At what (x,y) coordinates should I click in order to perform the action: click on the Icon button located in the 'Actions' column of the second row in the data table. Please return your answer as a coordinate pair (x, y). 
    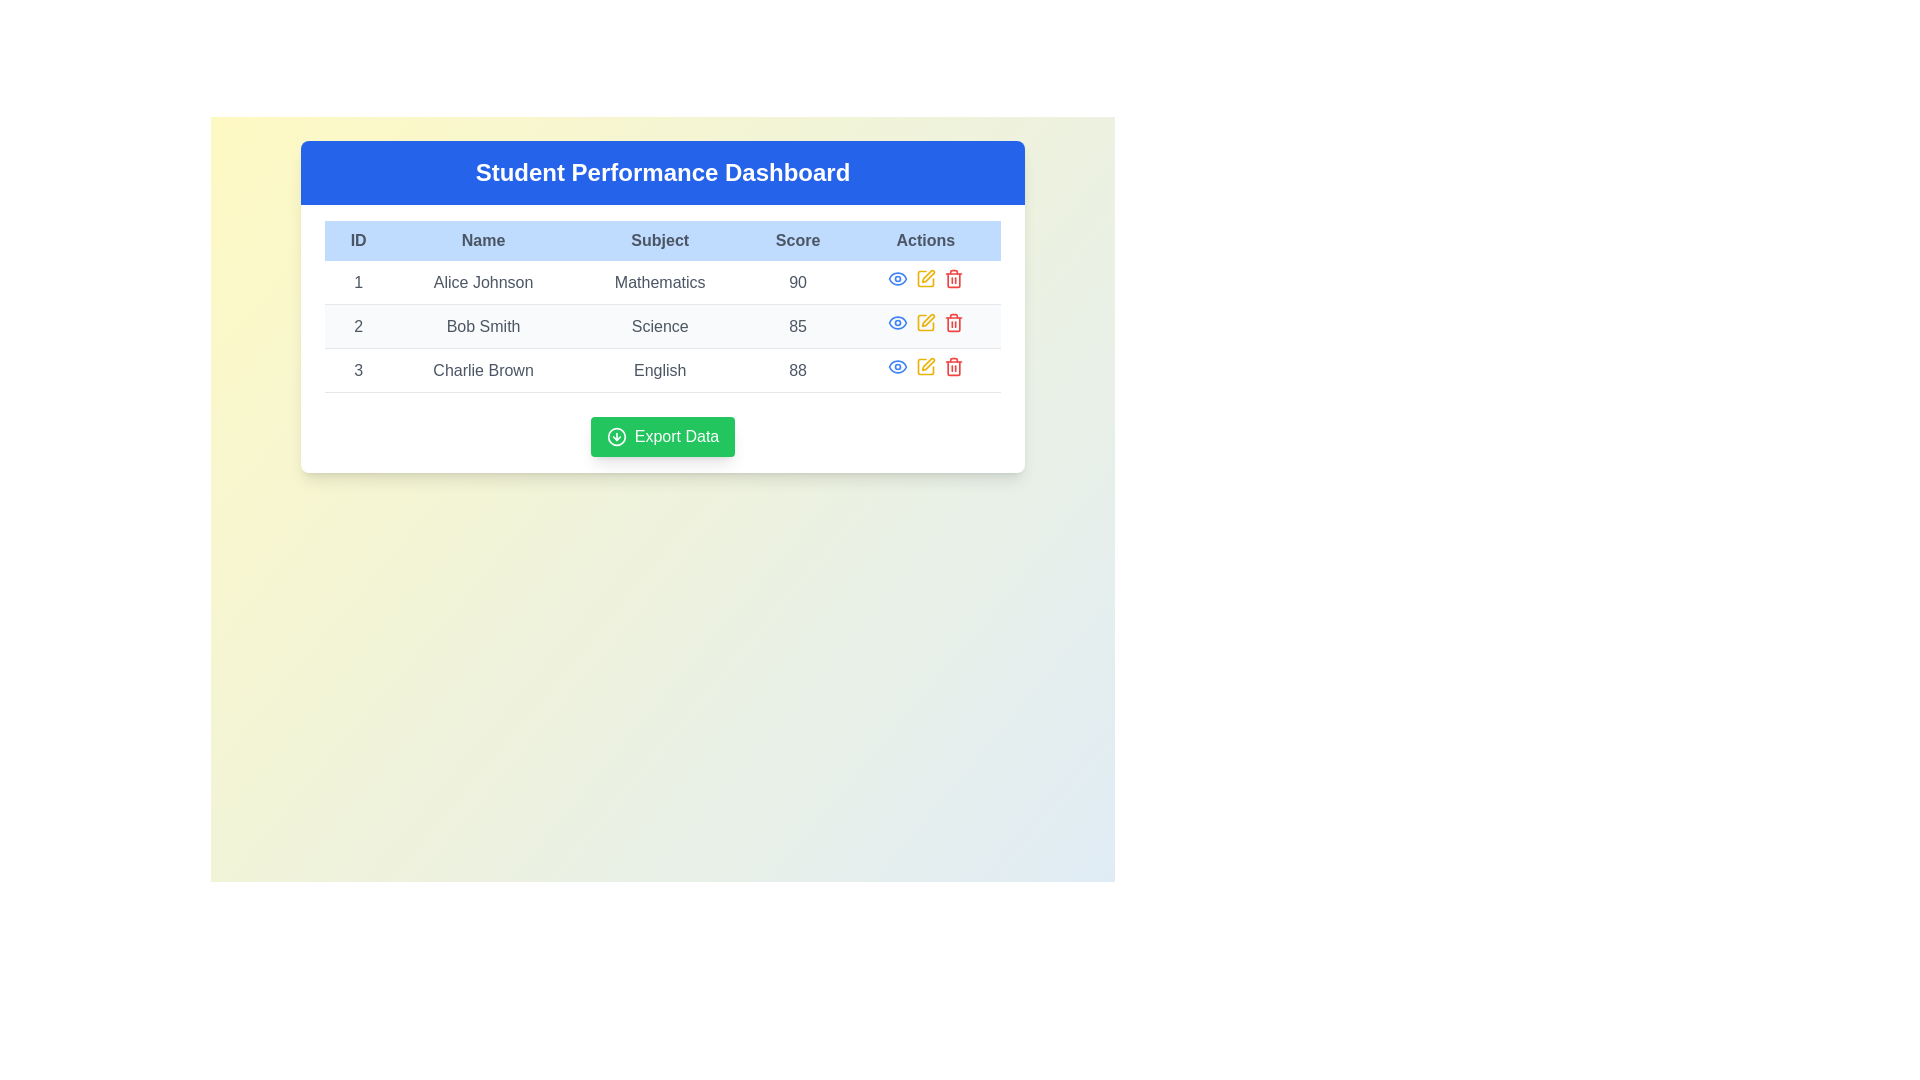
    Looking at the image, I should click on (896, 322).